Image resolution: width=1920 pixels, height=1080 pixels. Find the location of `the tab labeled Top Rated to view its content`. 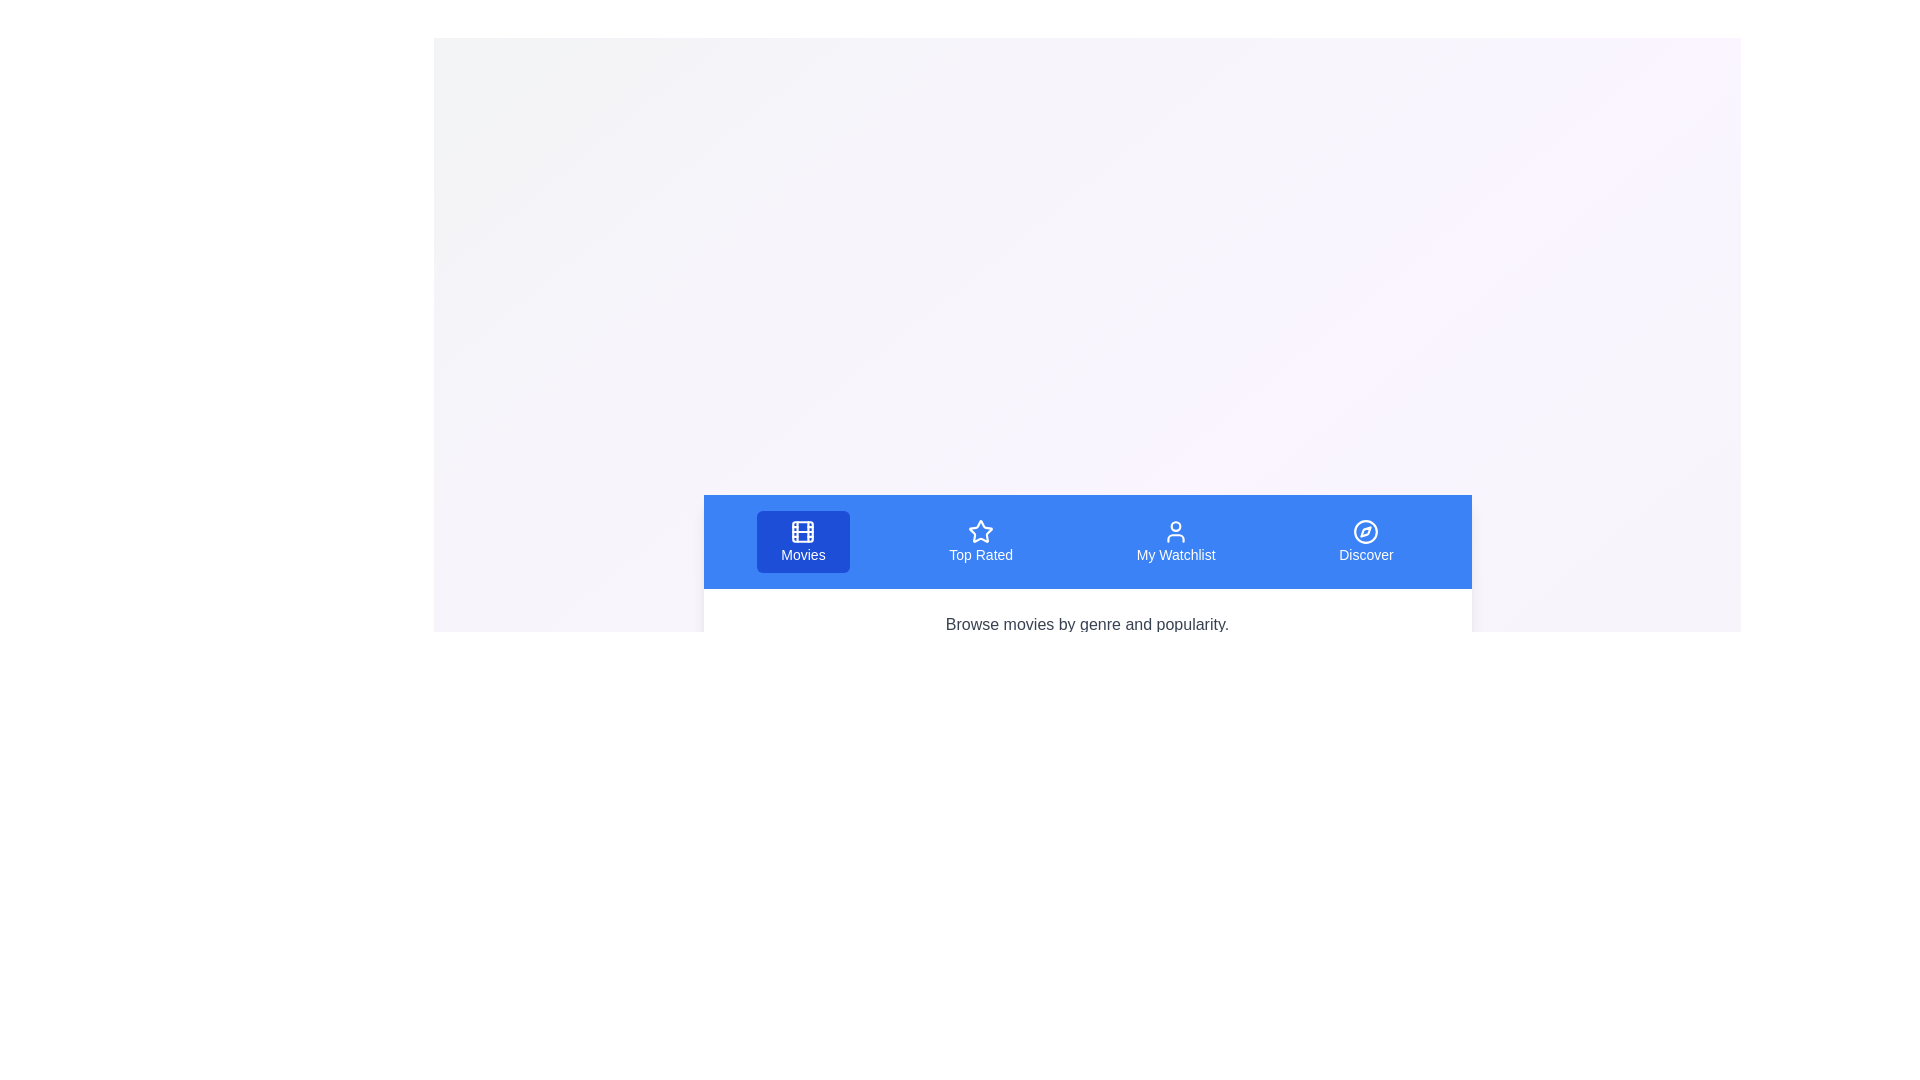

the tab labeled Top Rated to view its content is located at coordinates (981, 542).